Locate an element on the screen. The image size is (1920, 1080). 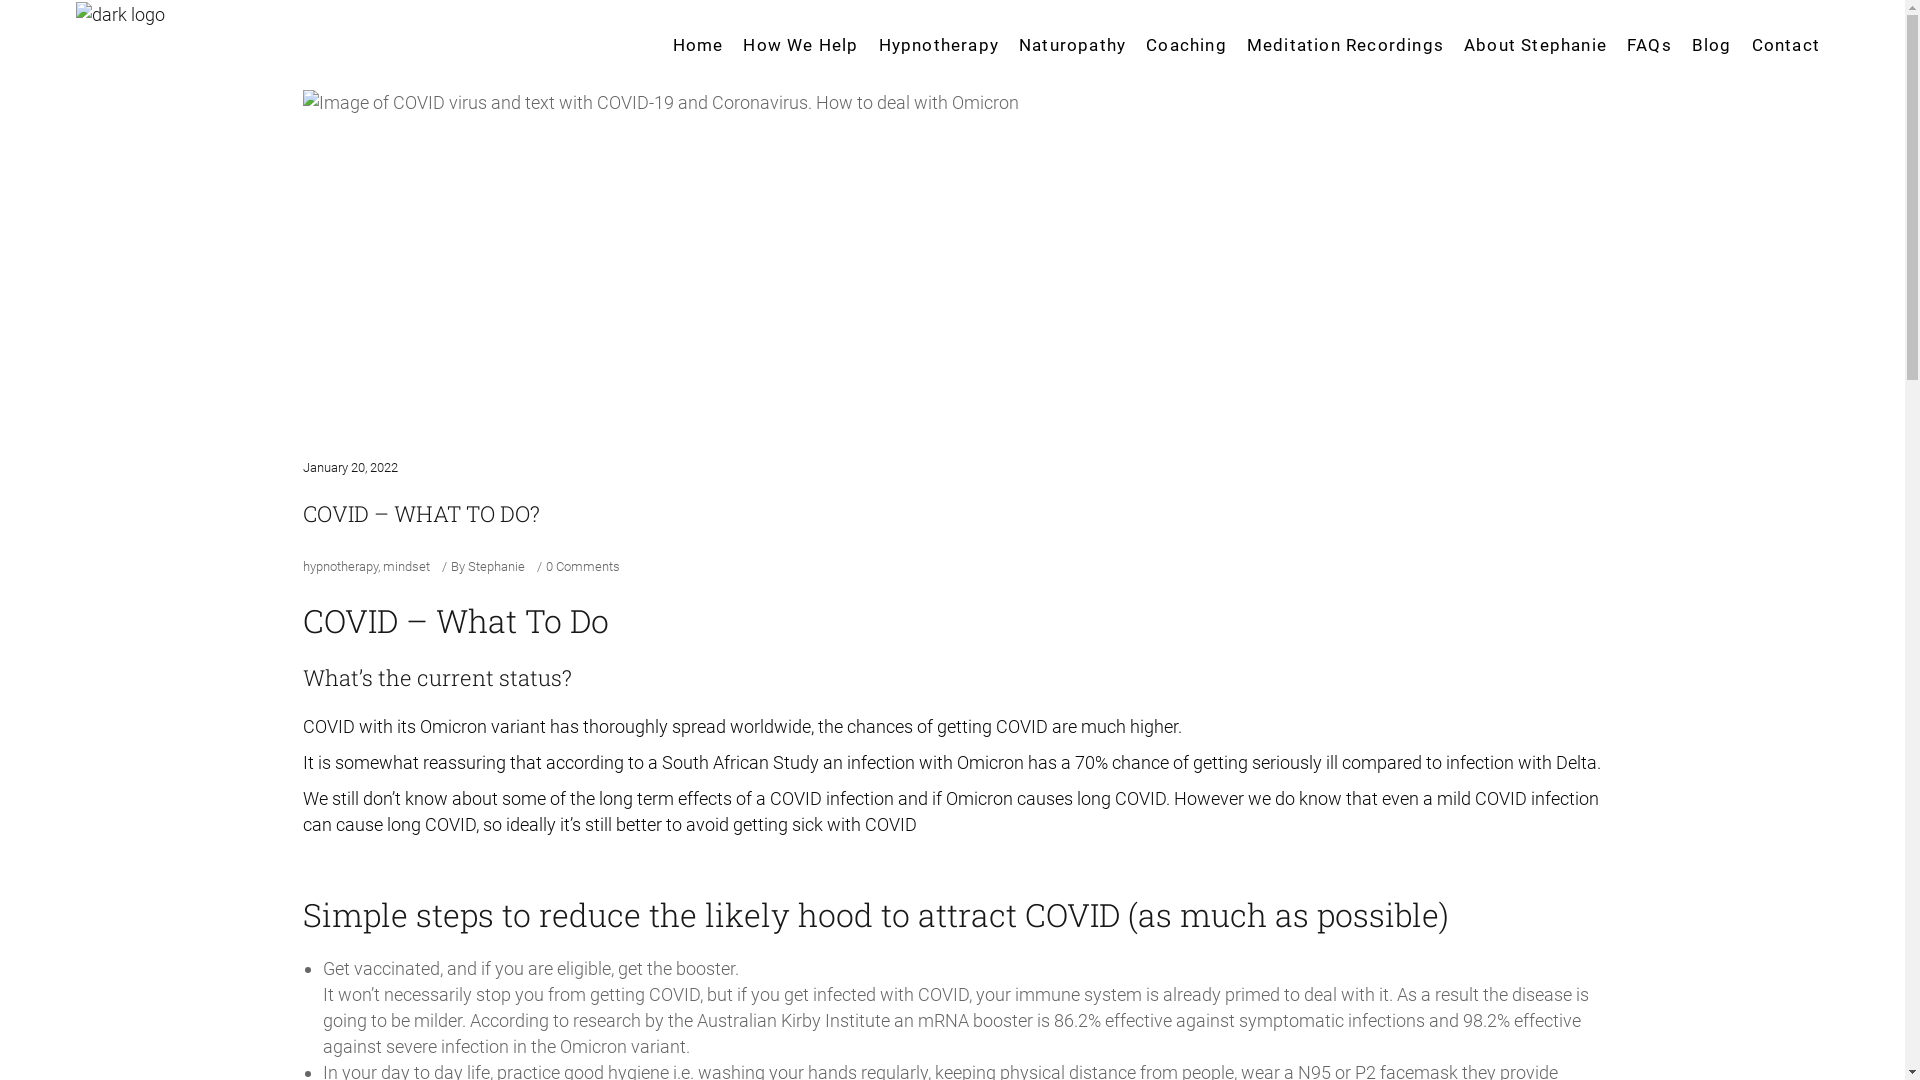
'FAQs' is located at coordinates (1649, 45).